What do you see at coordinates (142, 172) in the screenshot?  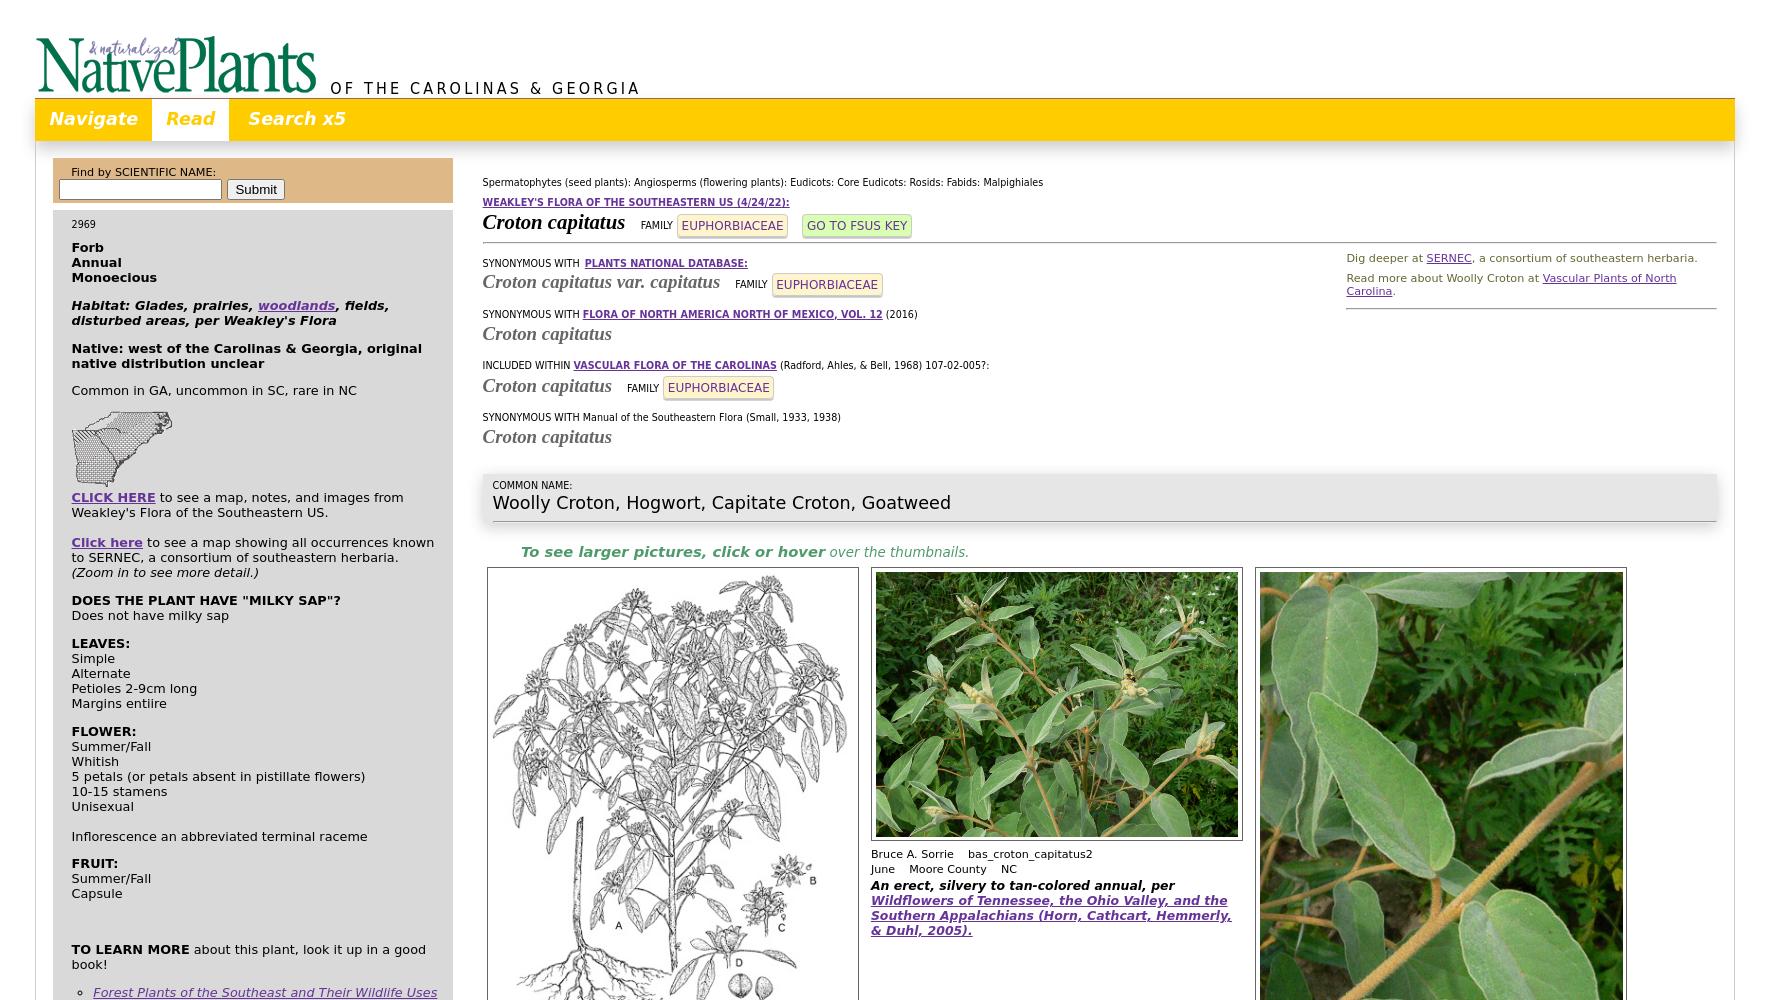 I see `'Find by SCIENTIFIC NAME:'` at bounding box center [142, 172].